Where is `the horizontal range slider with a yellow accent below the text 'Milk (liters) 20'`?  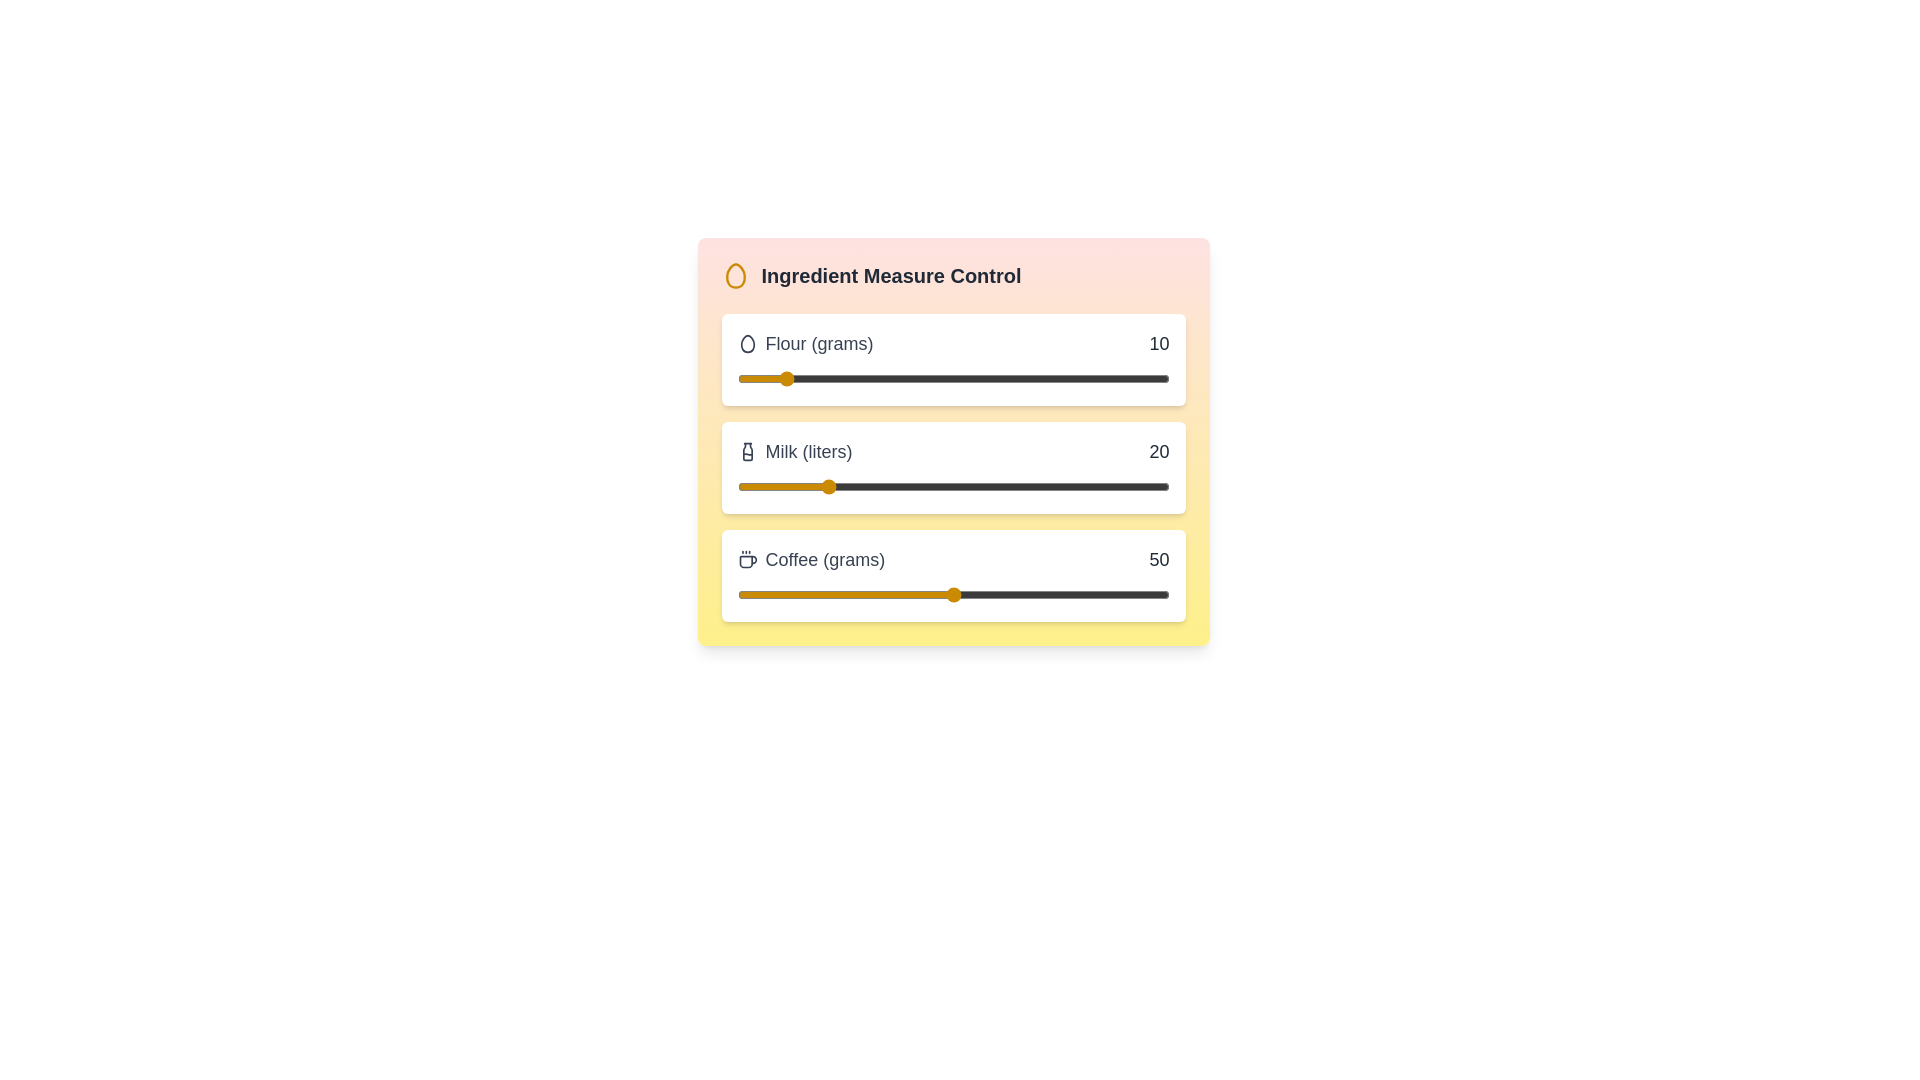 the horizontal range slider with a yellow accent below the text 'Milk (liters) 20' is located at coordinates (952, 486).